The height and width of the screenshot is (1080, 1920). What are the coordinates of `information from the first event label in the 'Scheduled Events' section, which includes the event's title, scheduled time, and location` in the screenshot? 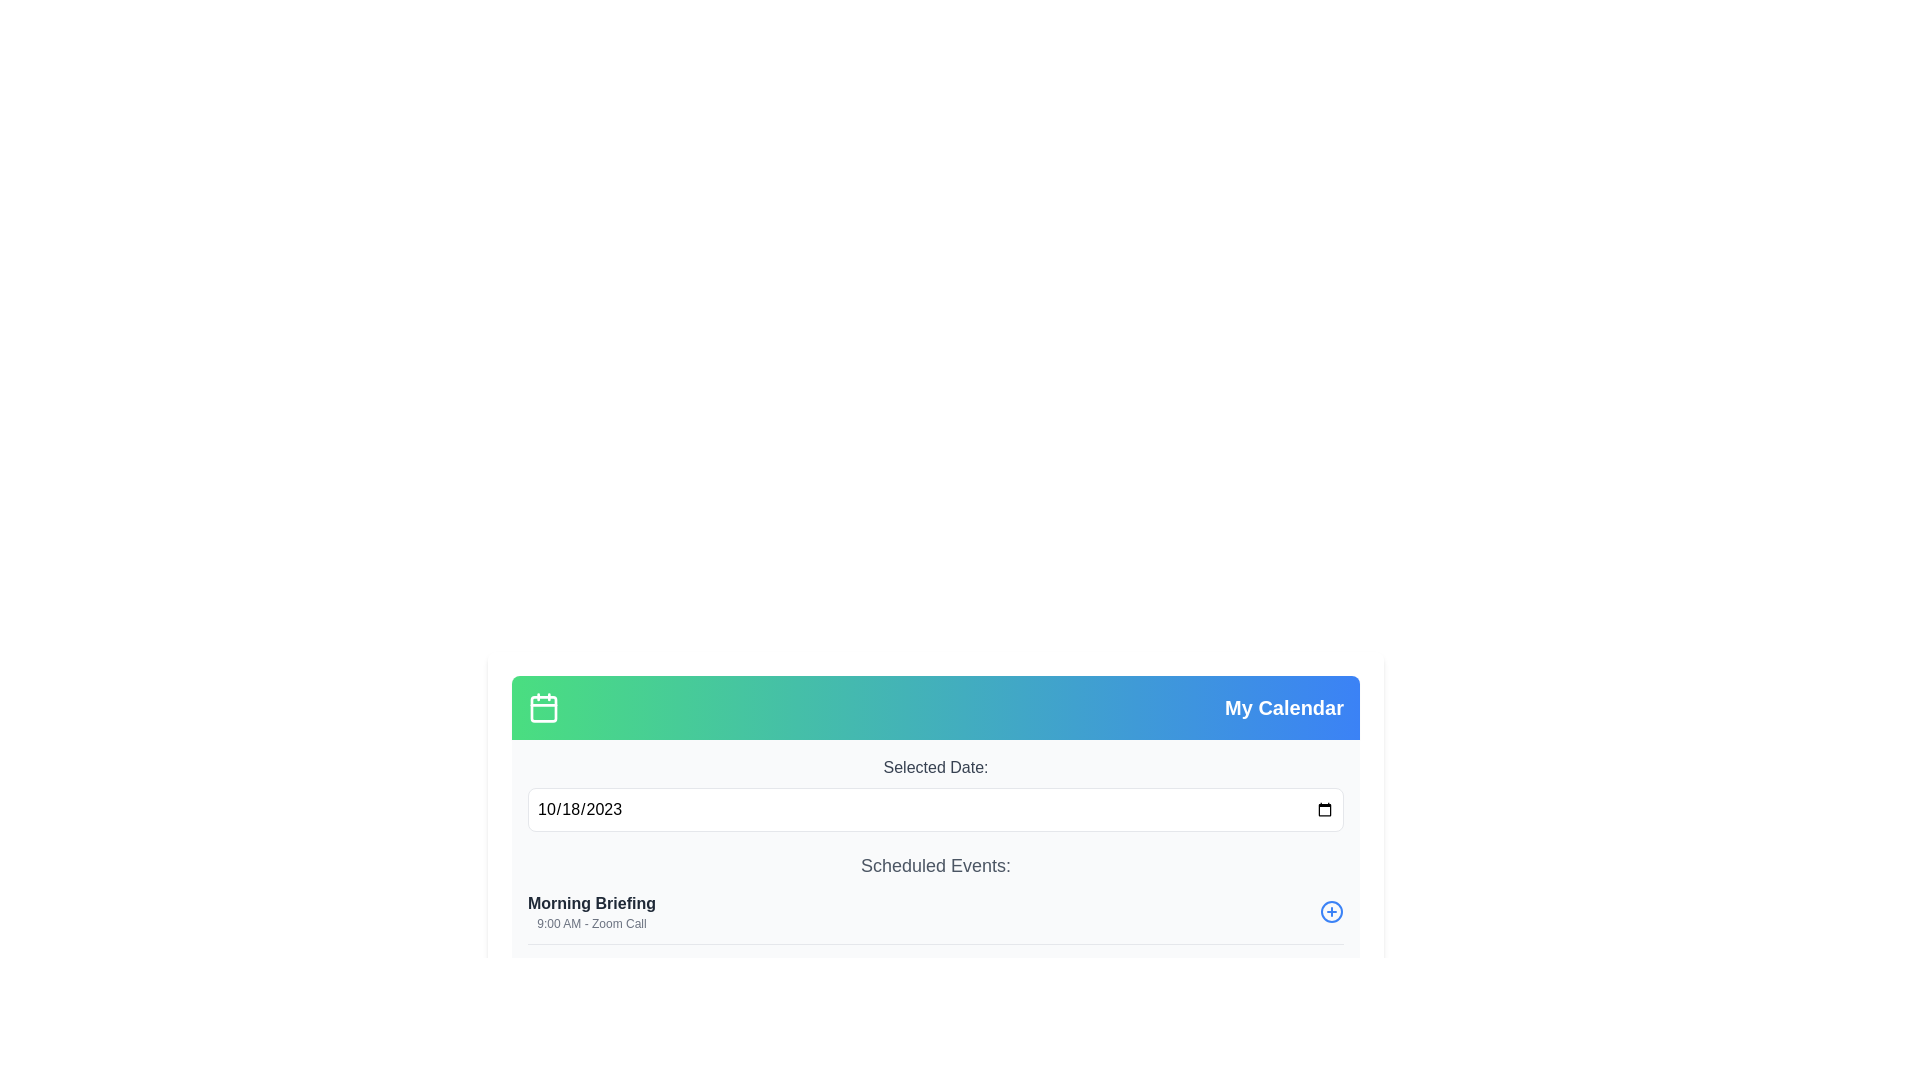 It's located at (590, 911).